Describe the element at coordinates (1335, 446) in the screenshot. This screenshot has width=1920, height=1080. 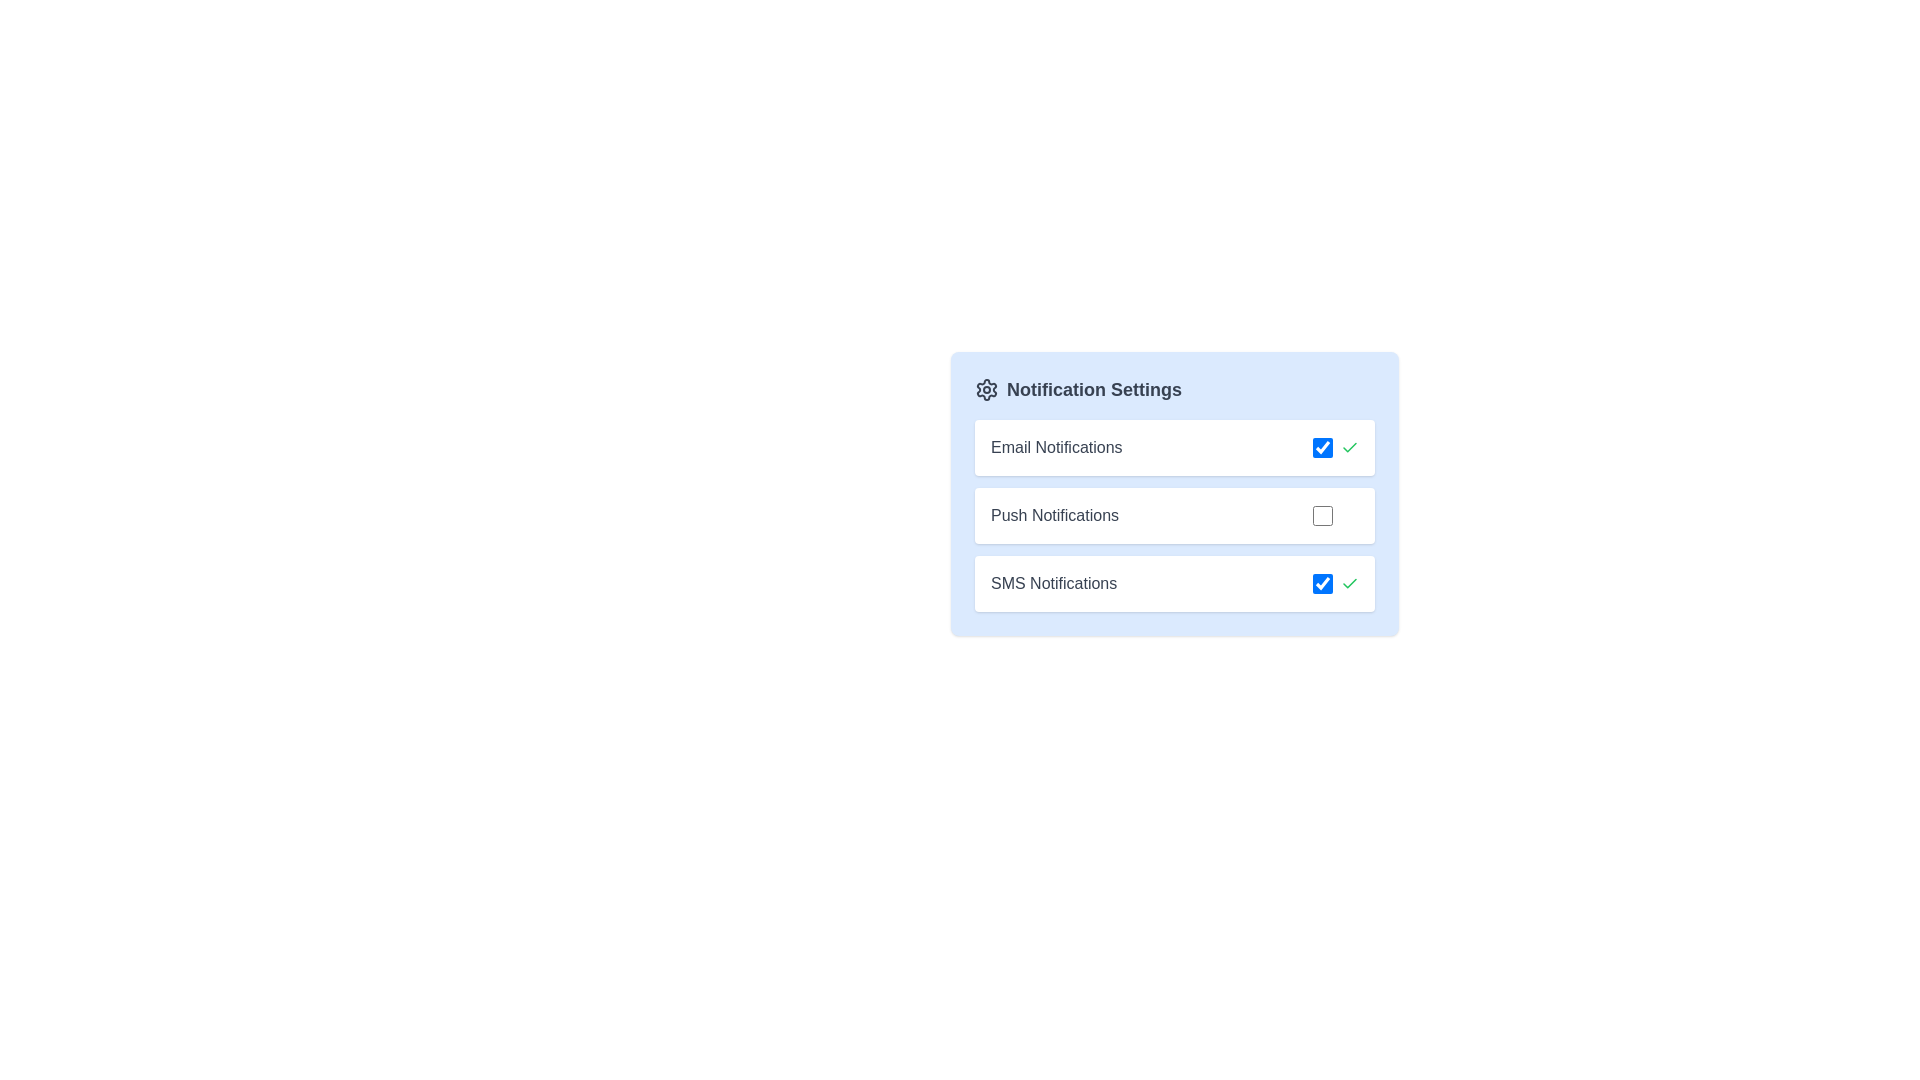
I see `the checkbox with a blue background and a checkmark icon` at that location.